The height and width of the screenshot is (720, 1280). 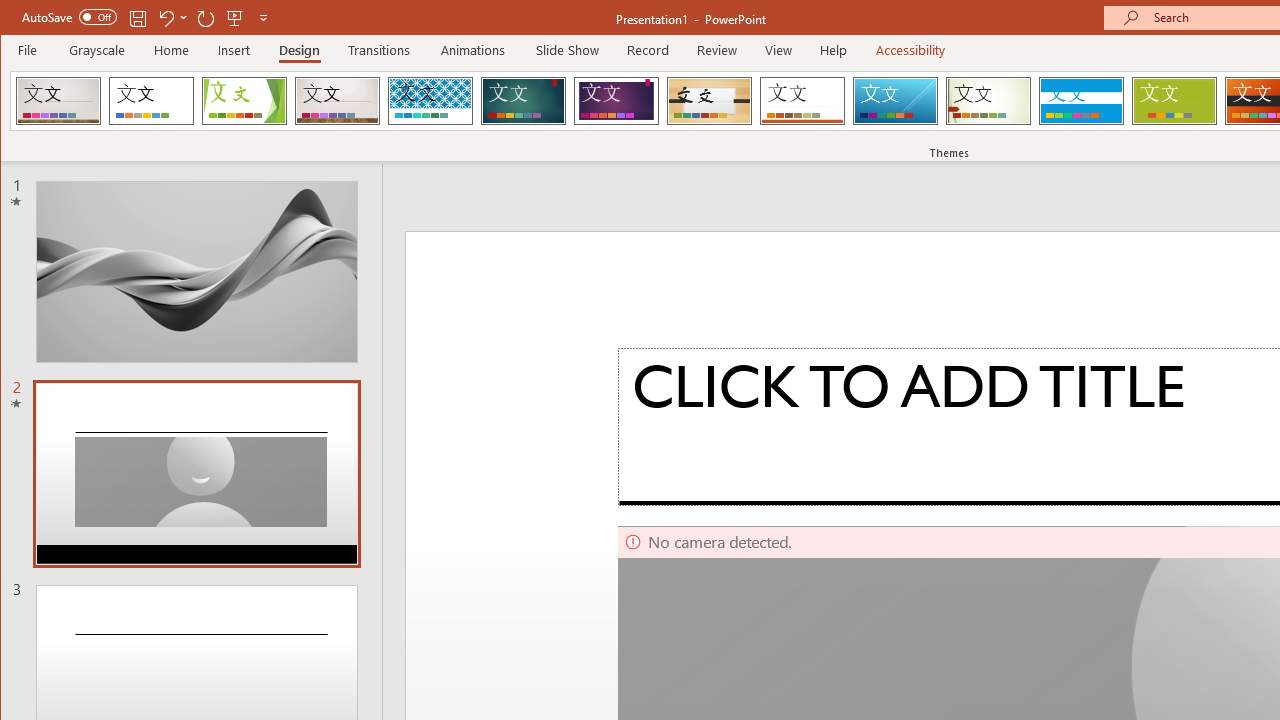 What do you see at coordinates (96, 49) in the screenshot?
I see `'Grayscale'` at bounding box center [96, 49].